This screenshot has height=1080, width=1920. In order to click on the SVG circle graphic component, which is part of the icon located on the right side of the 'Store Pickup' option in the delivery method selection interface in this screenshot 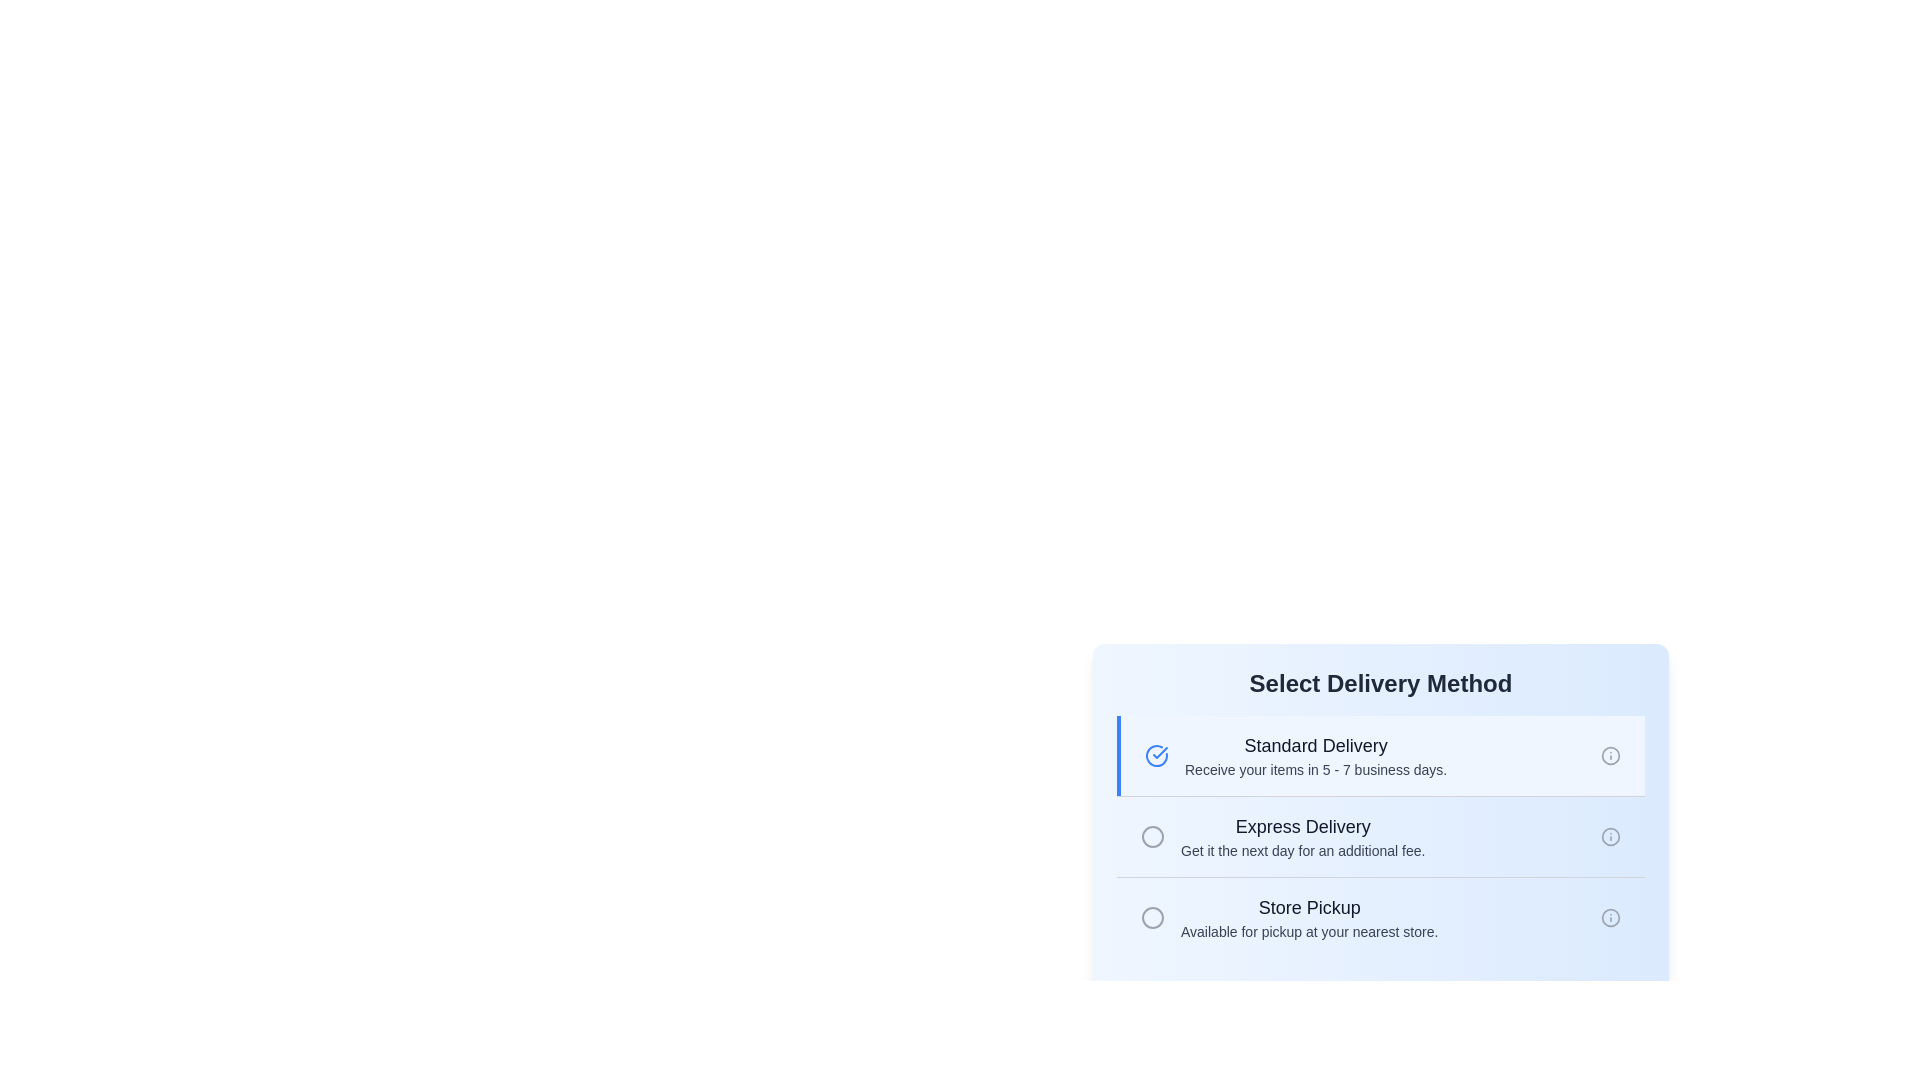, I will do `click(1611, 918)`.